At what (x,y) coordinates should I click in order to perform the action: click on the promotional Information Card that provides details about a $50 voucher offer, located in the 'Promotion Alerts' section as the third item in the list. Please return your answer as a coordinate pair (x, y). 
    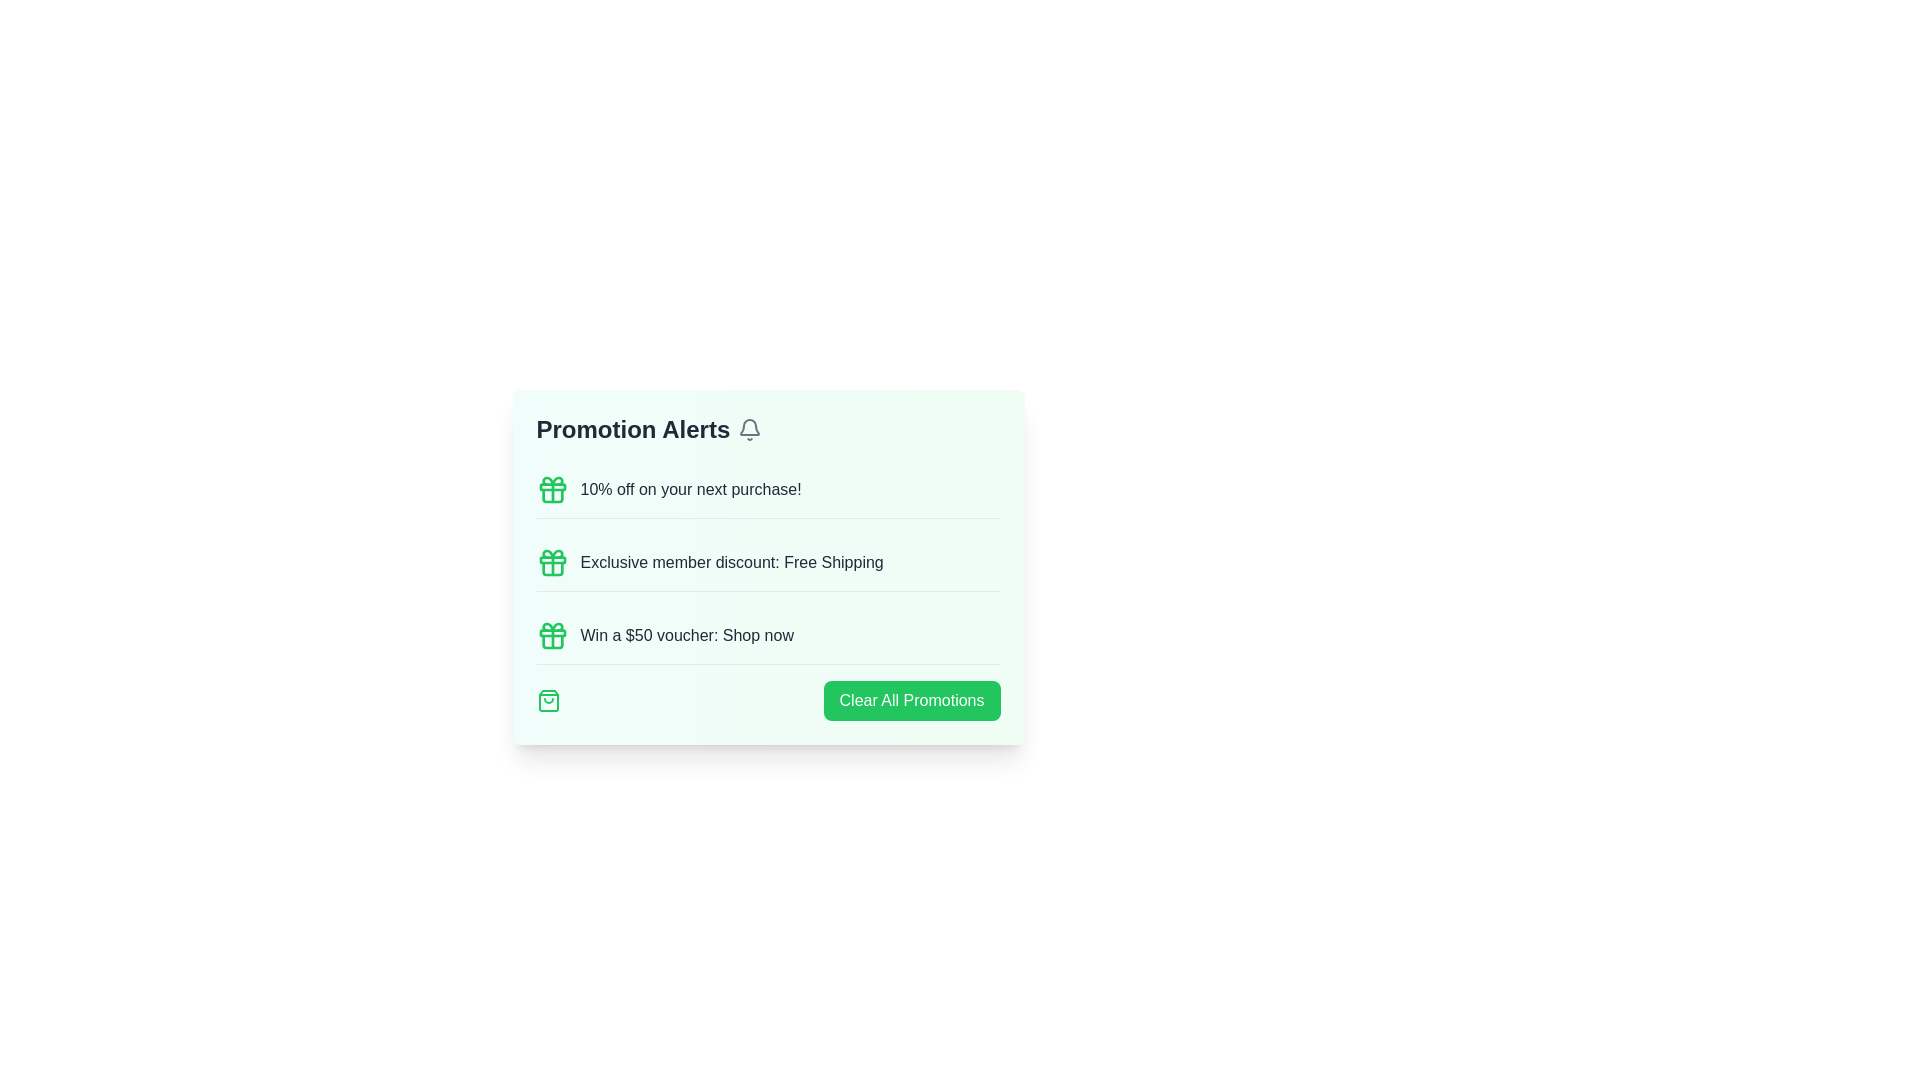
    Looking at the image, I should click on (767, 636).